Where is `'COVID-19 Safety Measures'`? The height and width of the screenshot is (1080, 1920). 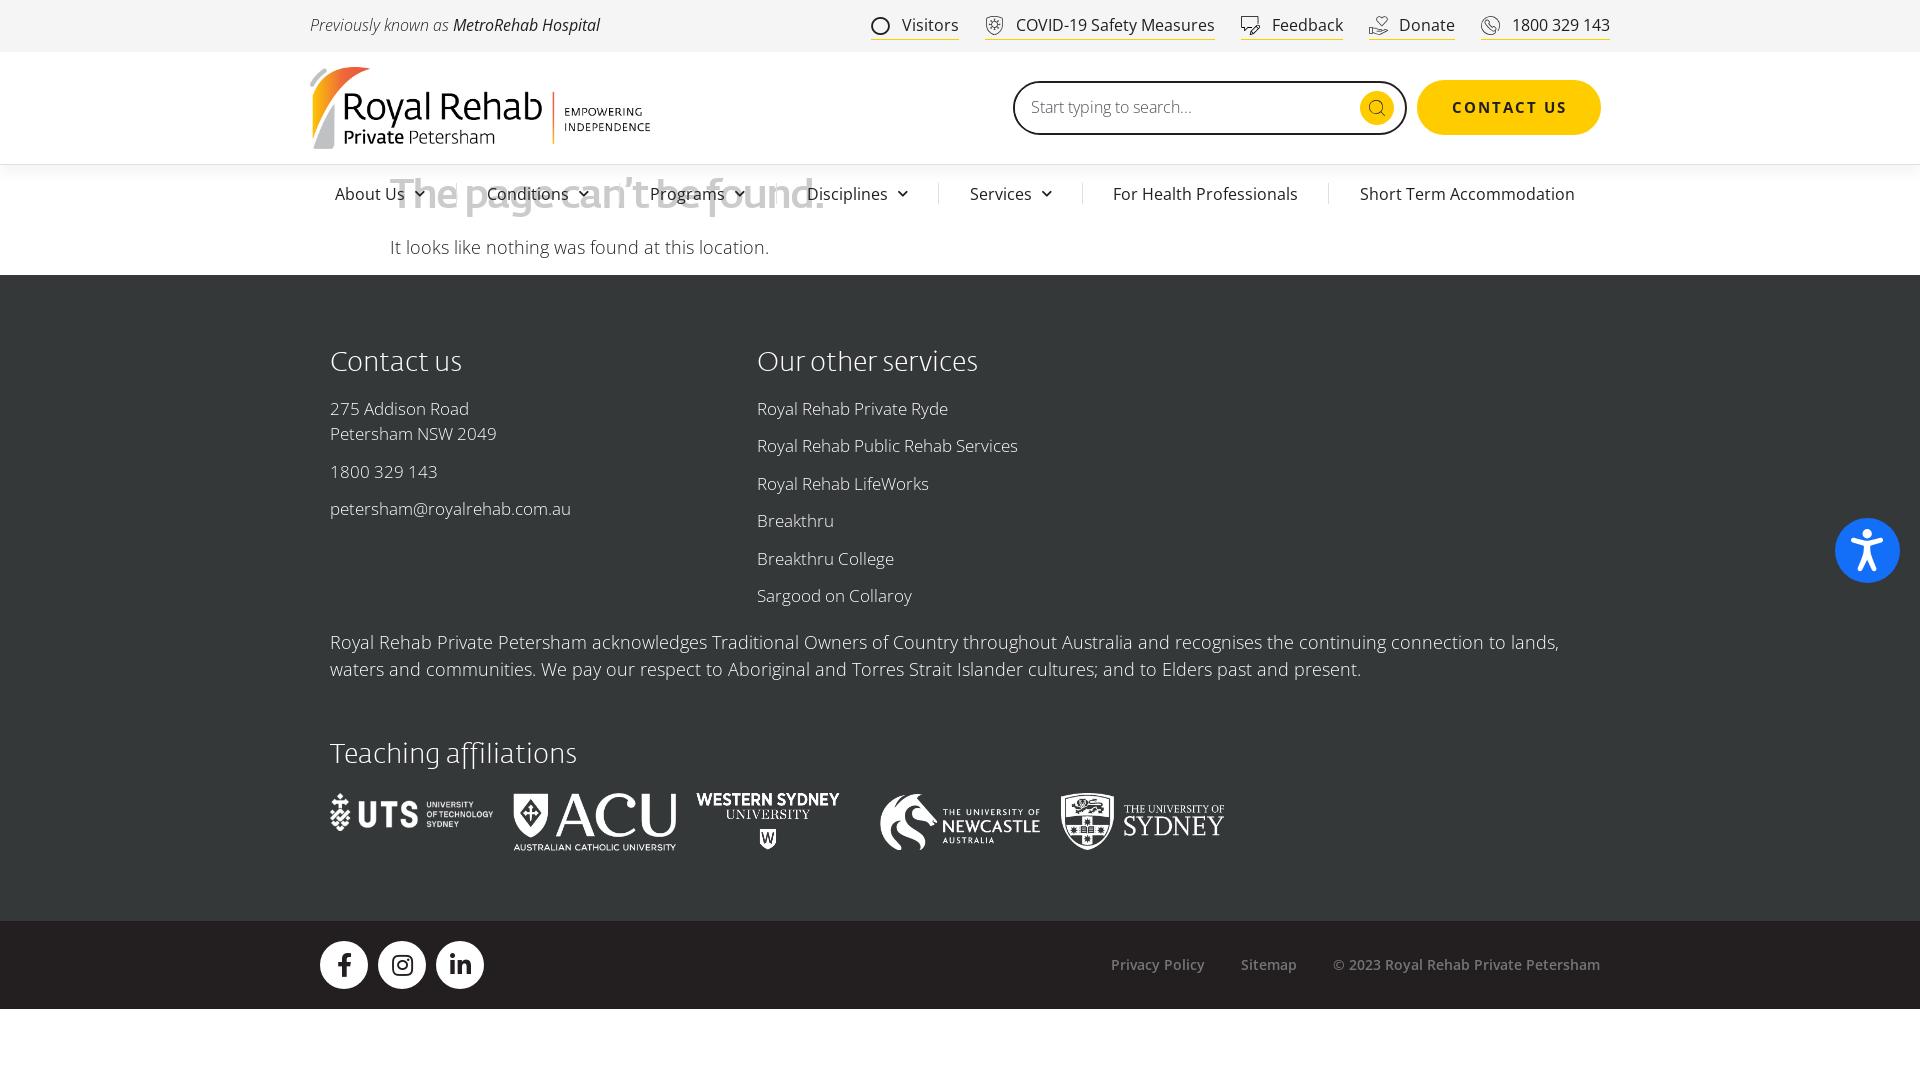 'COVID-19 Safety Measures' is located at coordinates (1098, 26).